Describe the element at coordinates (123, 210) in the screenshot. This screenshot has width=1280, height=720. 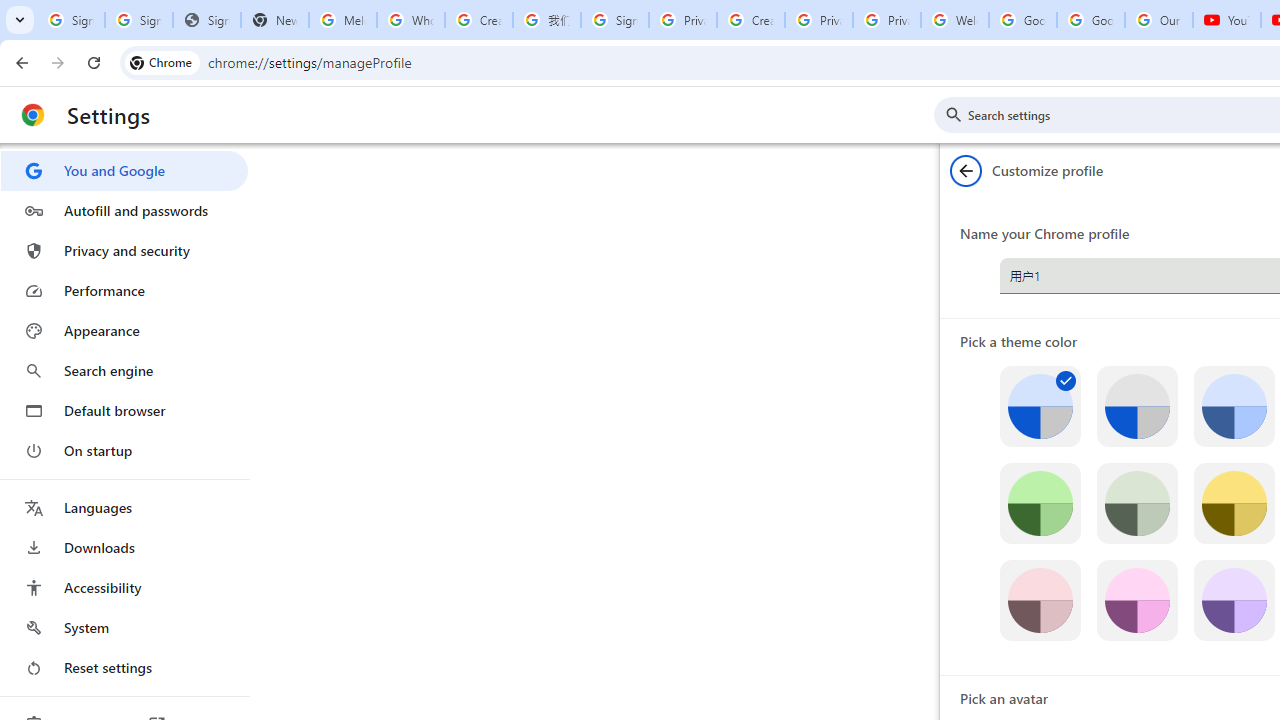
I see `'Autofill and passwords'` at that location.